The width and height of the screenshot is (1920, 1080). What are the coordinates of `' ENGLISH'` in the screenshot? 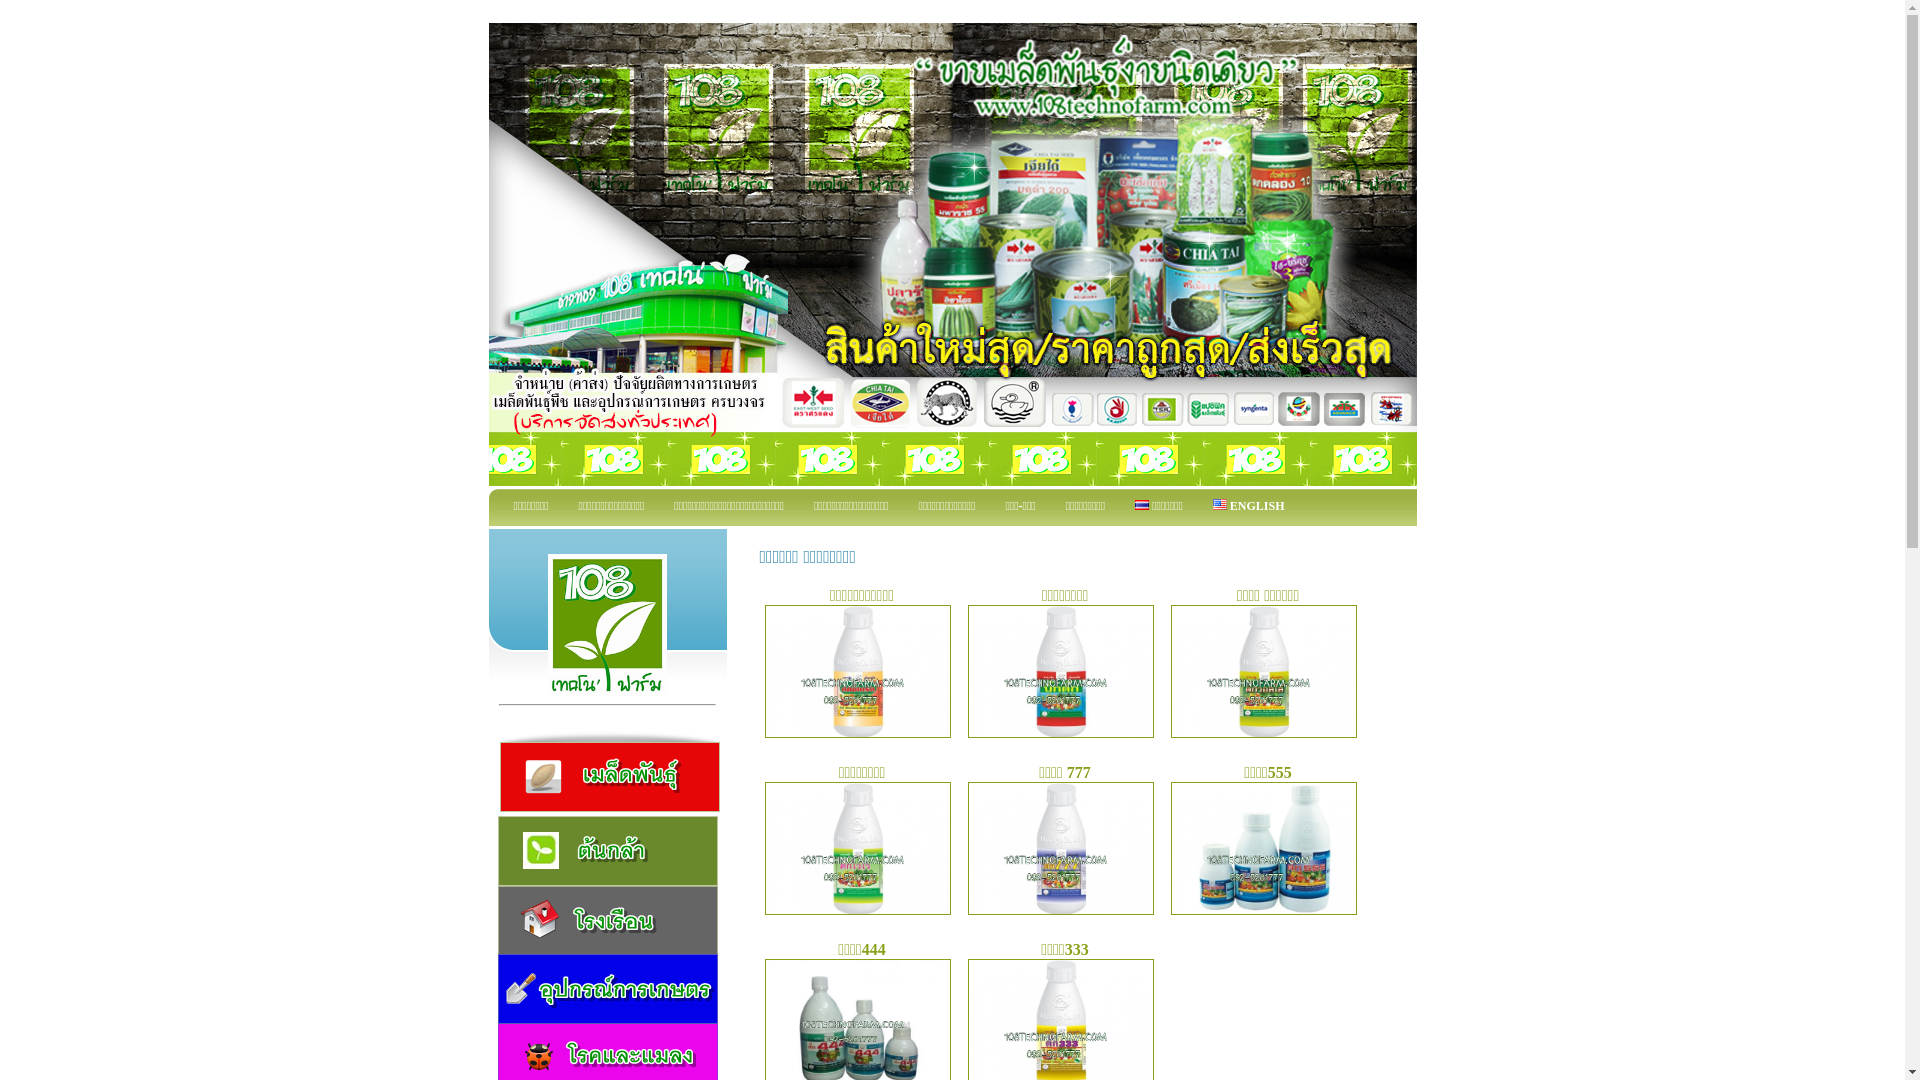 It's located at (1247, 506).